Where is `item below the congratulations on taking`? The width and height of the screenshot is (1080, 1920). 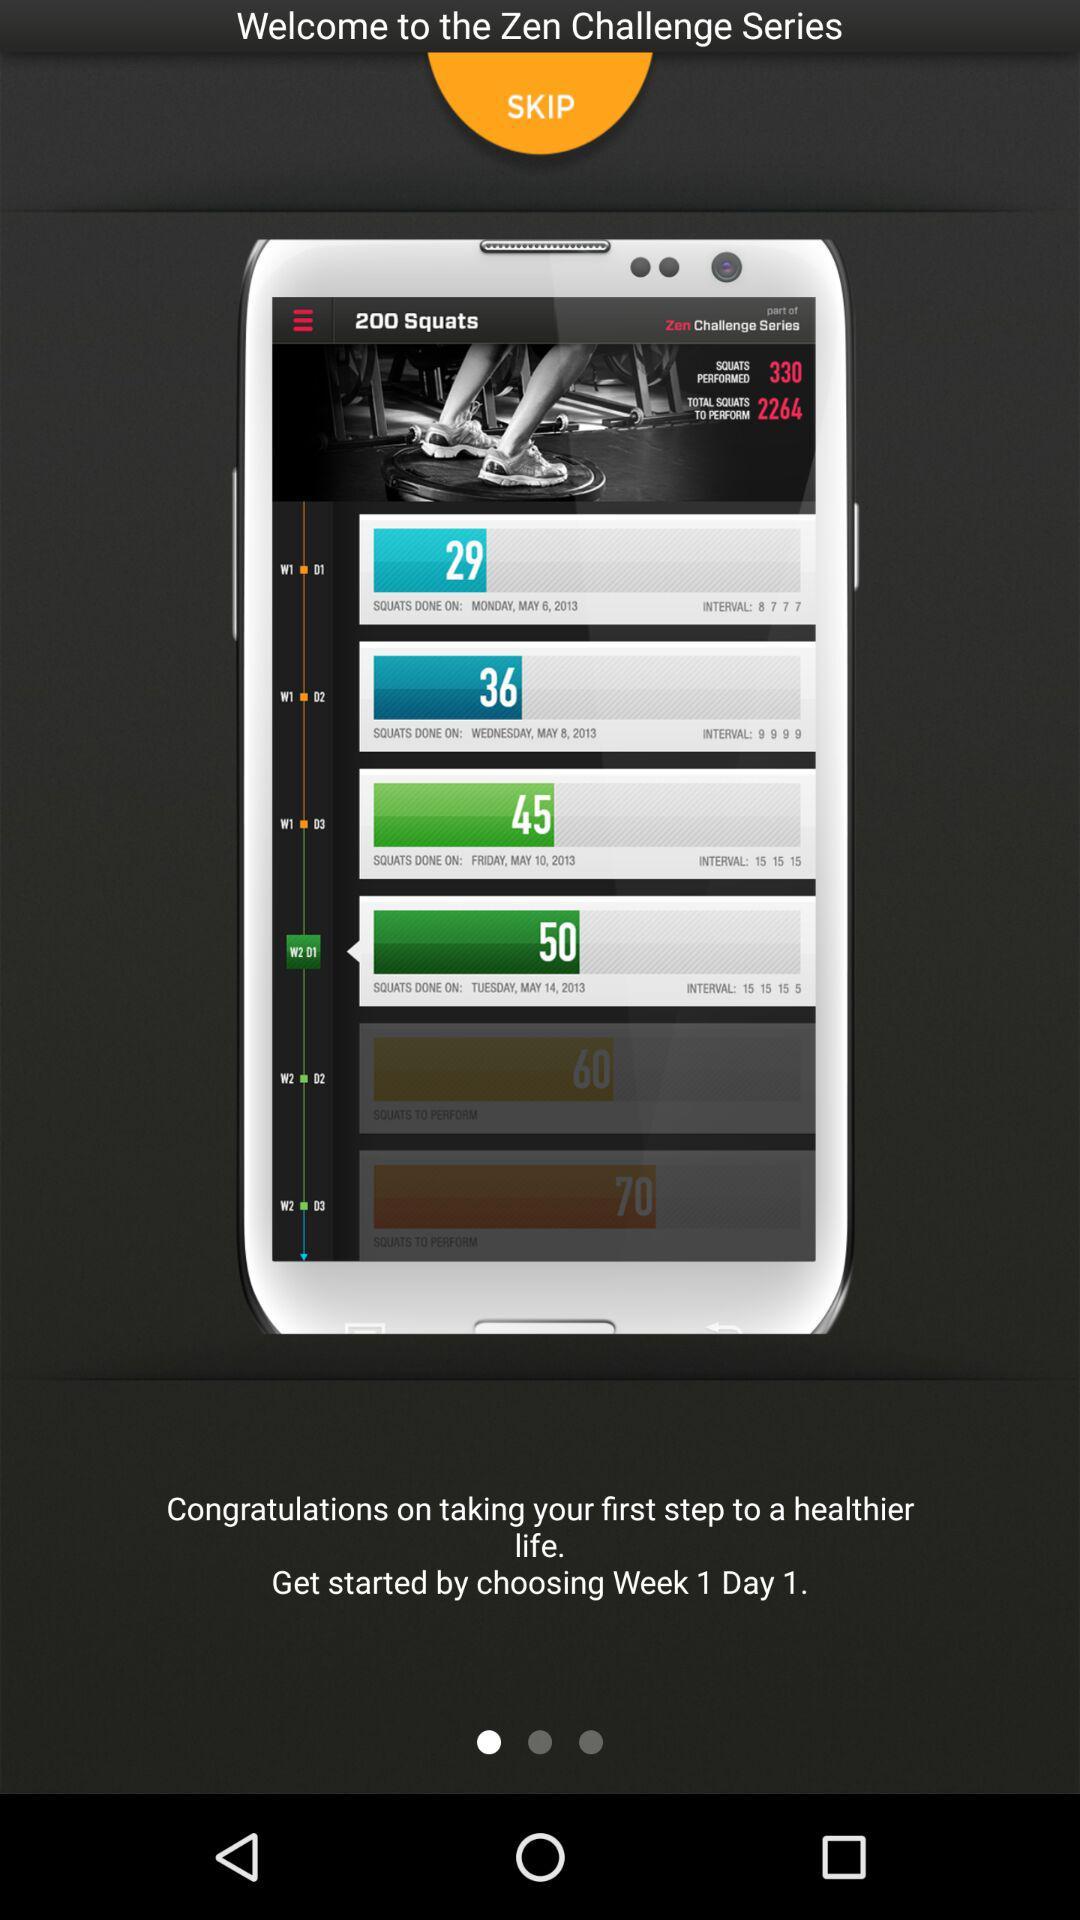
item below the congratulations on taking is located at coordinates (589, 1741).